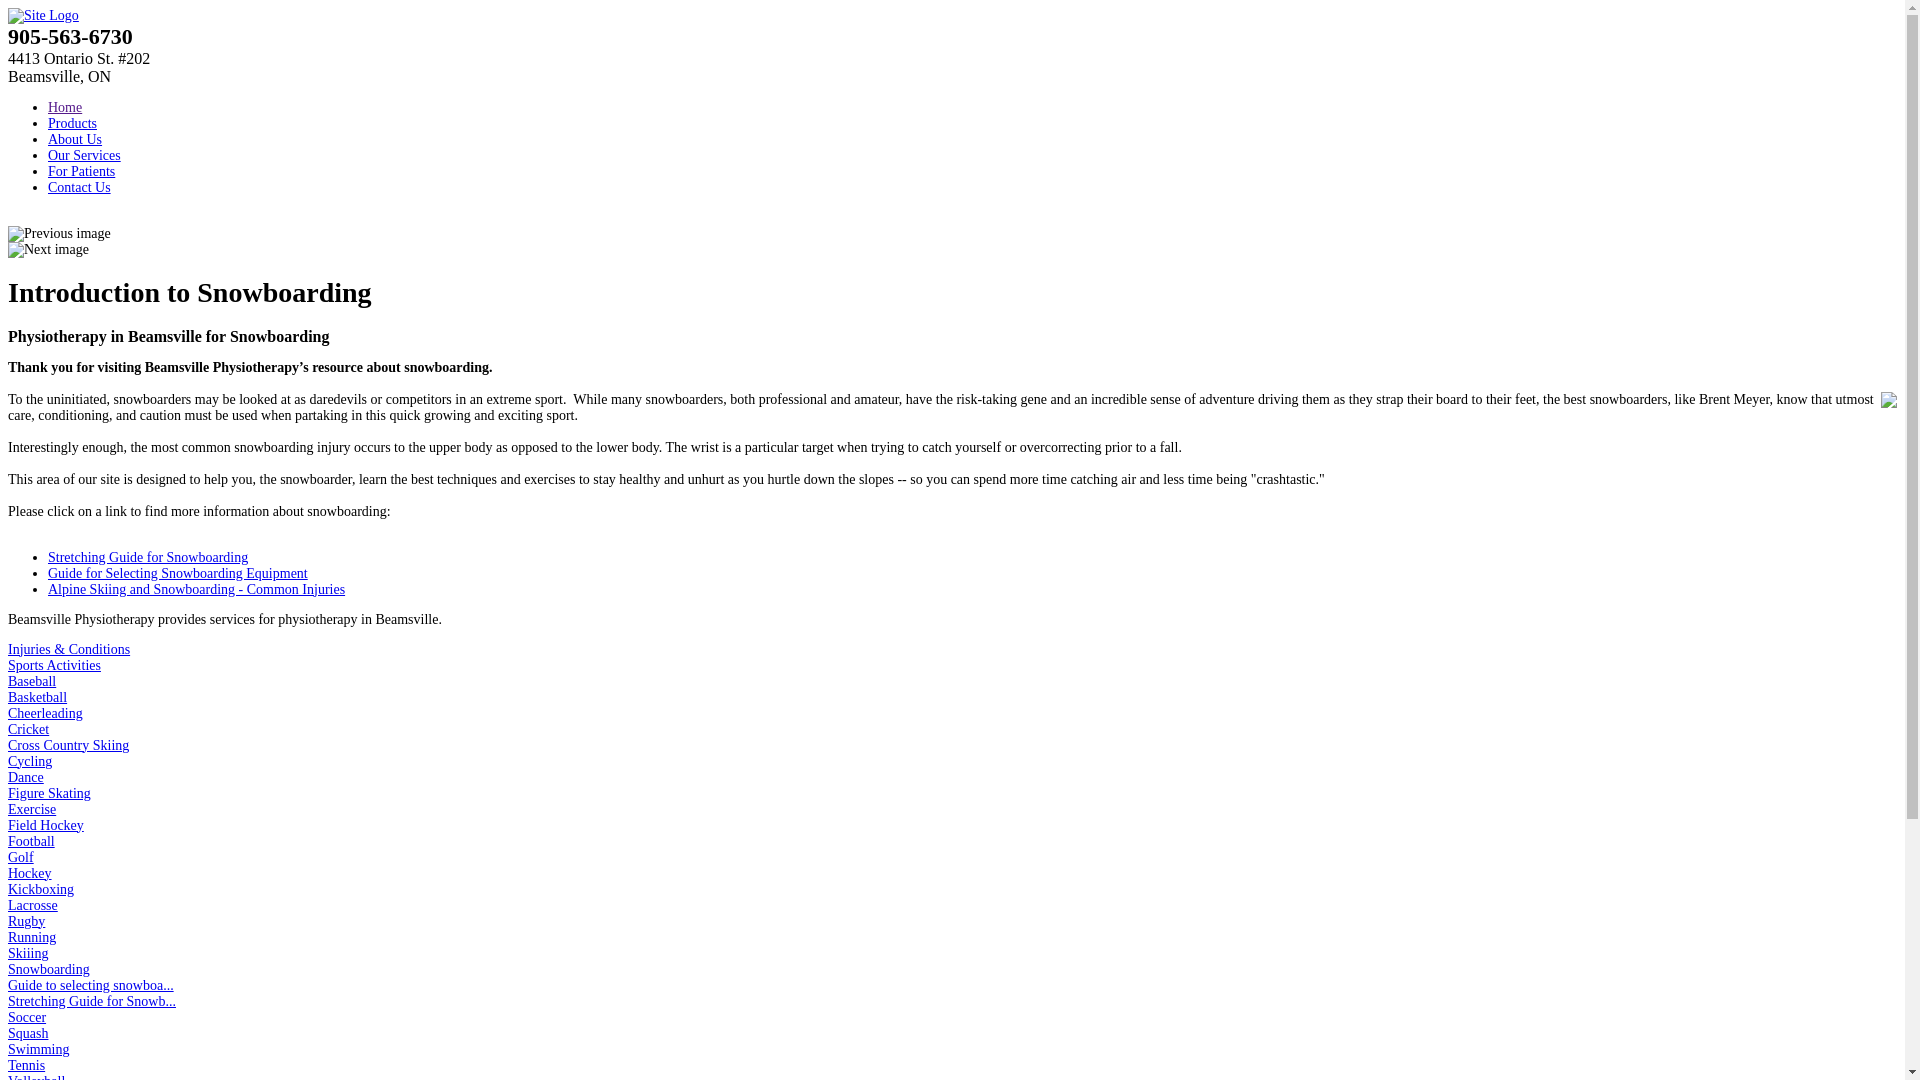 The height and width of the screenshot is (1080, 1920). What do you see at coordinates (54, 665) in the screenshot?
I see `'Sports Activities'` at bounding box center [54, 665].